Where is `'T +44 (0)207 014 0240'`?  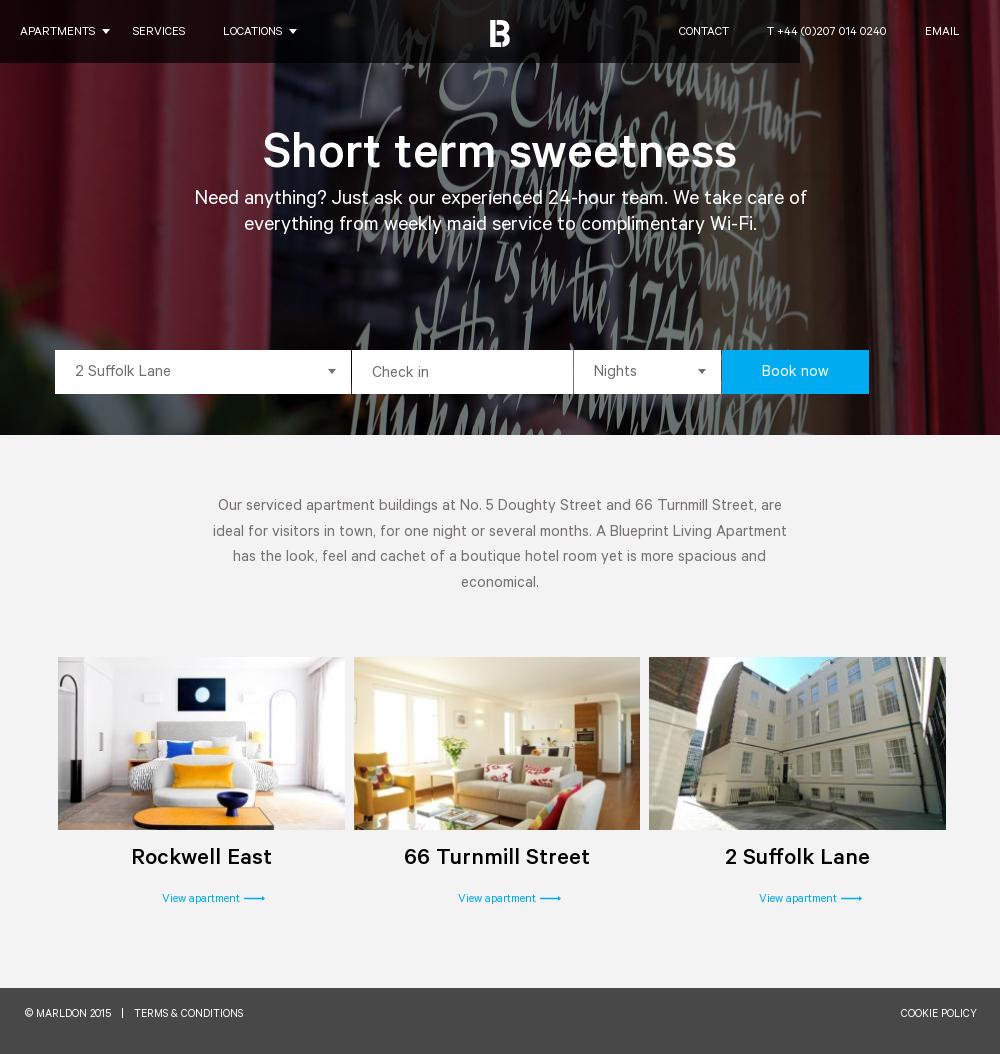 'T +44 (0)207 014 0240' is located at coordinates (825, 33).